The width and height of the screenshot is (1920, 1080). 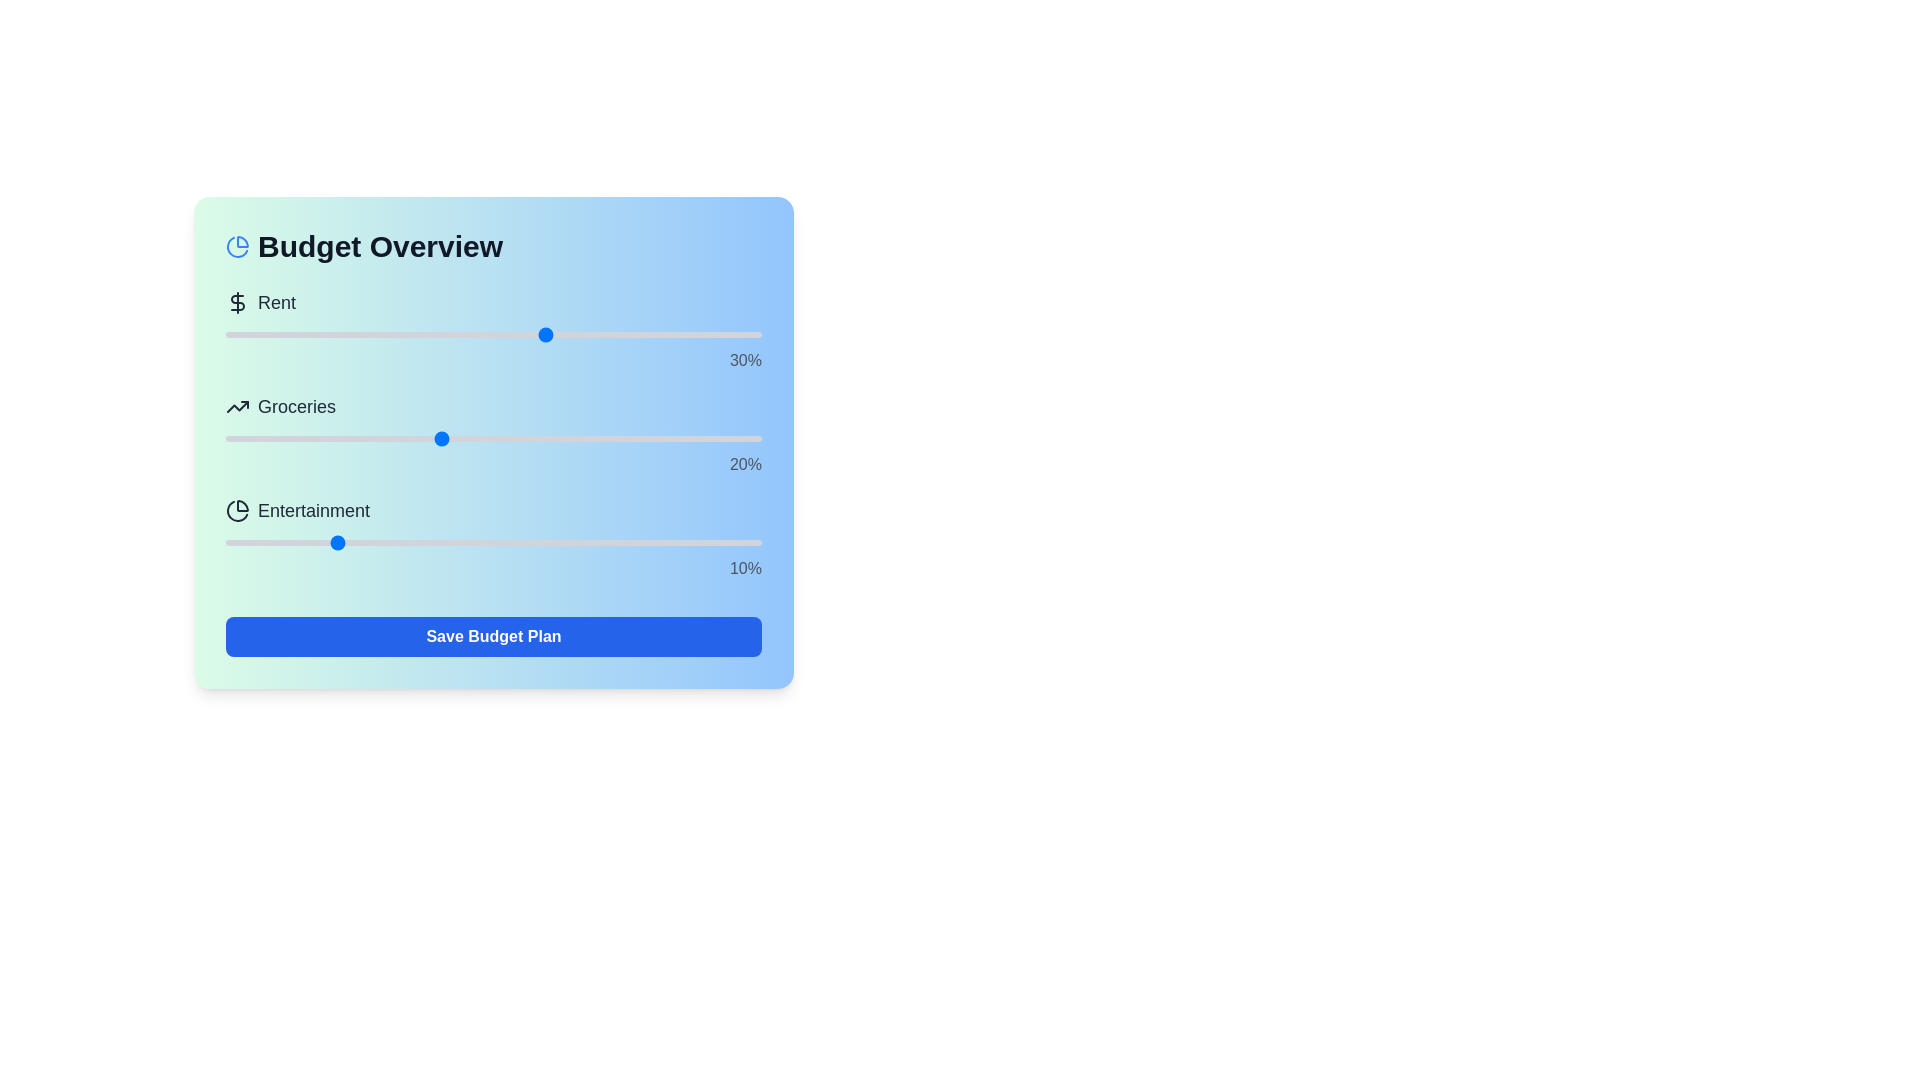 What do you see at coordinates (665, 543) in the screenshot?
I see `the slider` at bounding box center [665, 543].